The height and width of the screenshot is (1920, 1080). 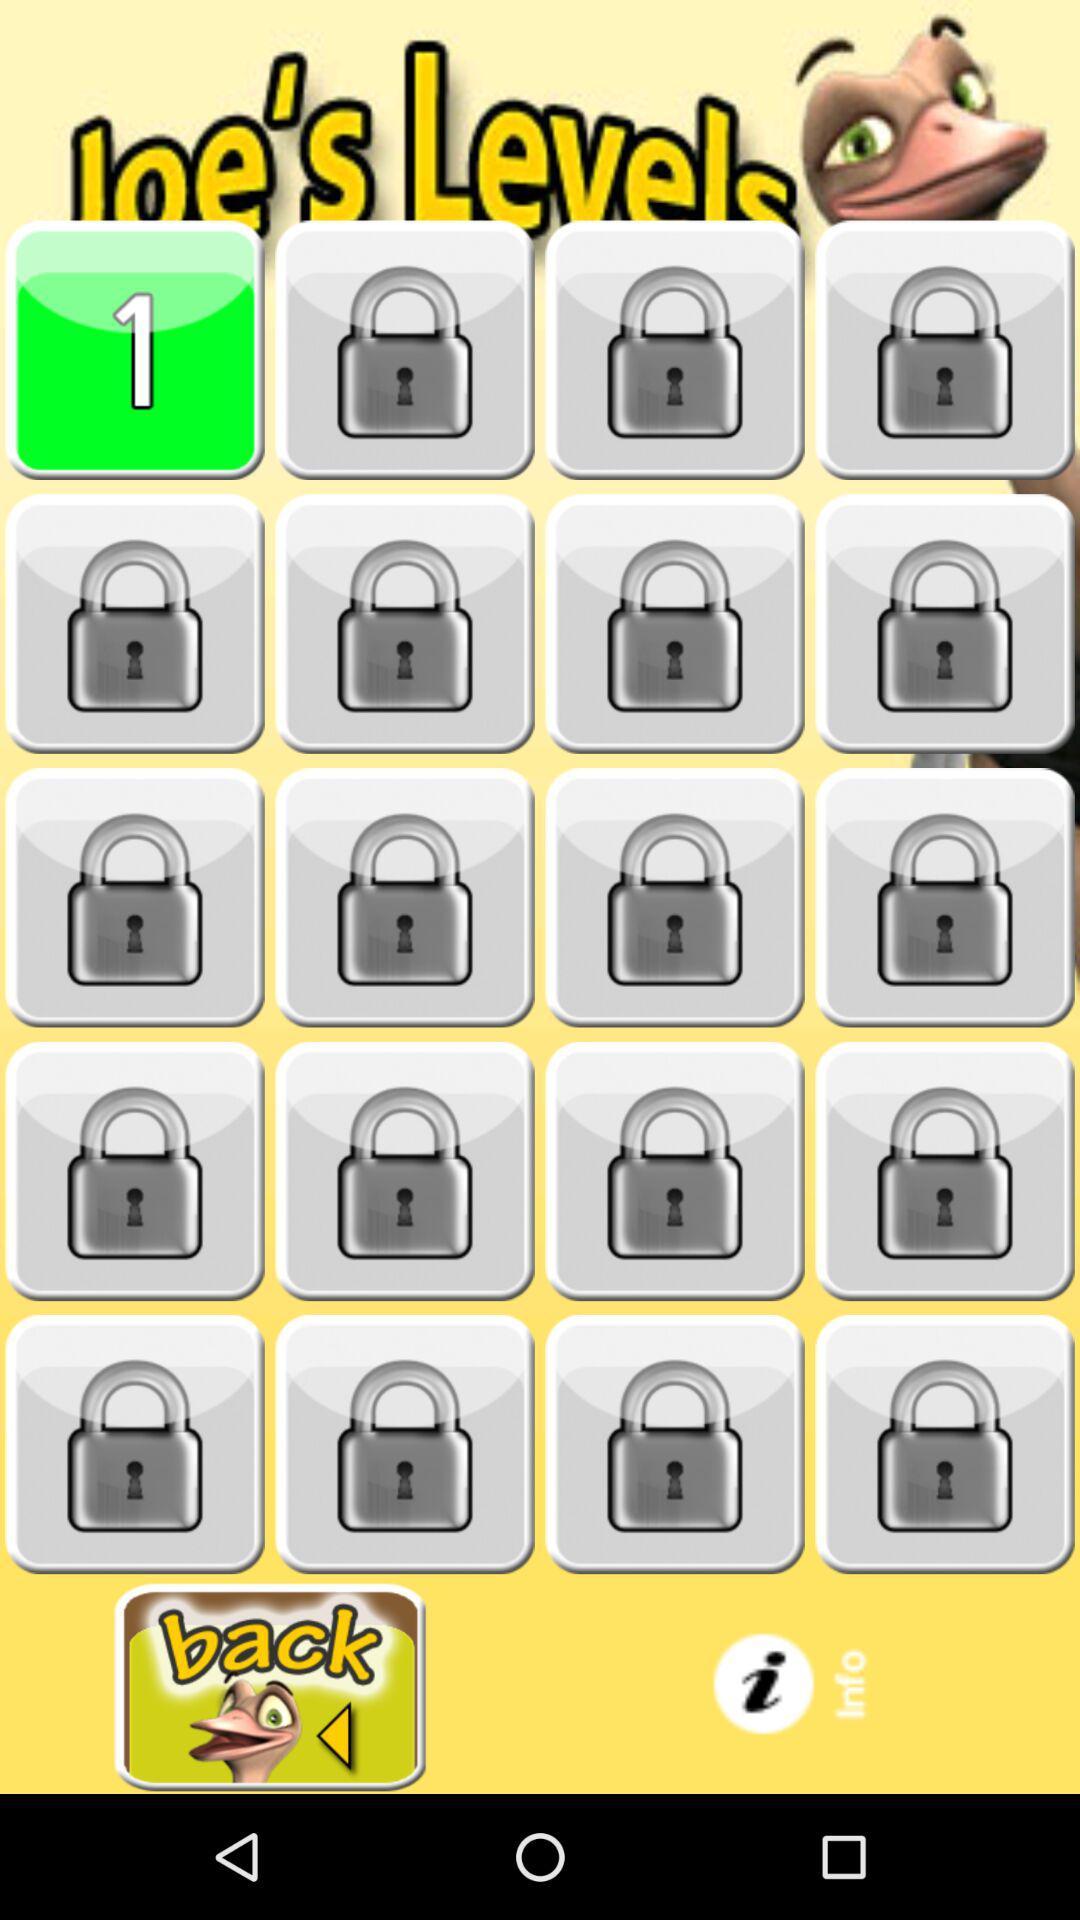 I want to click on go back, so click(x=270, y=1686).